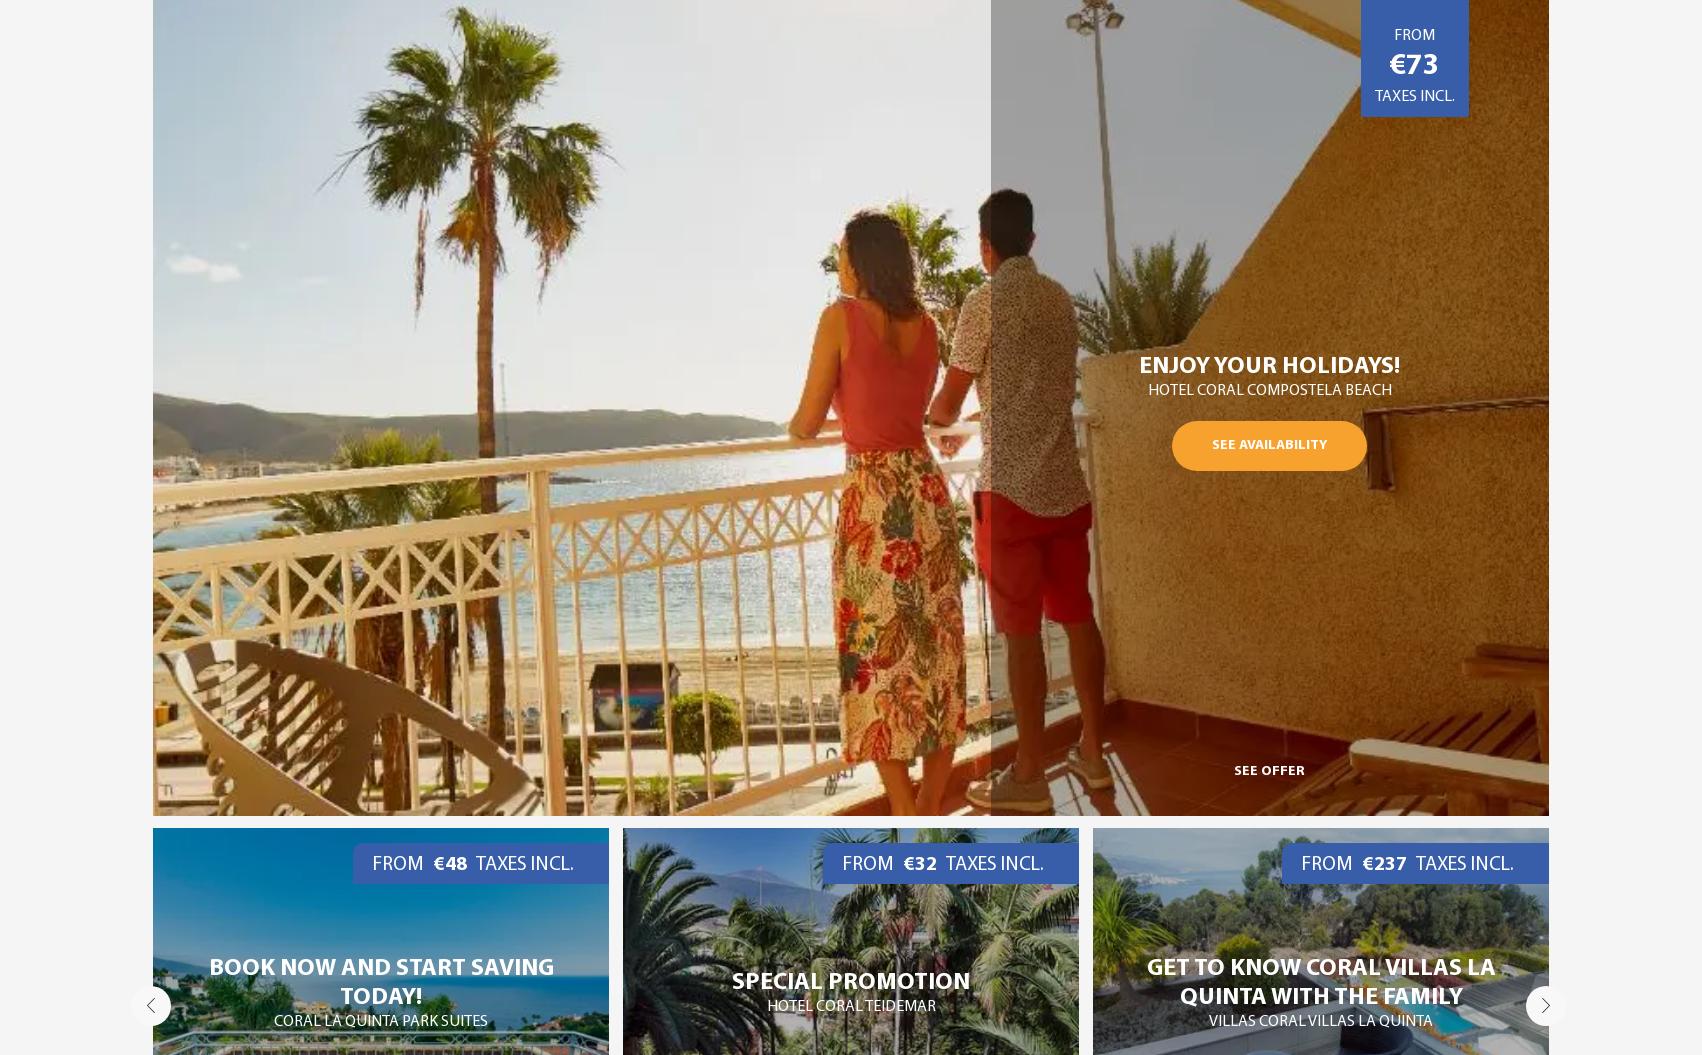  I want to click on 'Villas Coral Villas La Quinta', so click(851, 1020).